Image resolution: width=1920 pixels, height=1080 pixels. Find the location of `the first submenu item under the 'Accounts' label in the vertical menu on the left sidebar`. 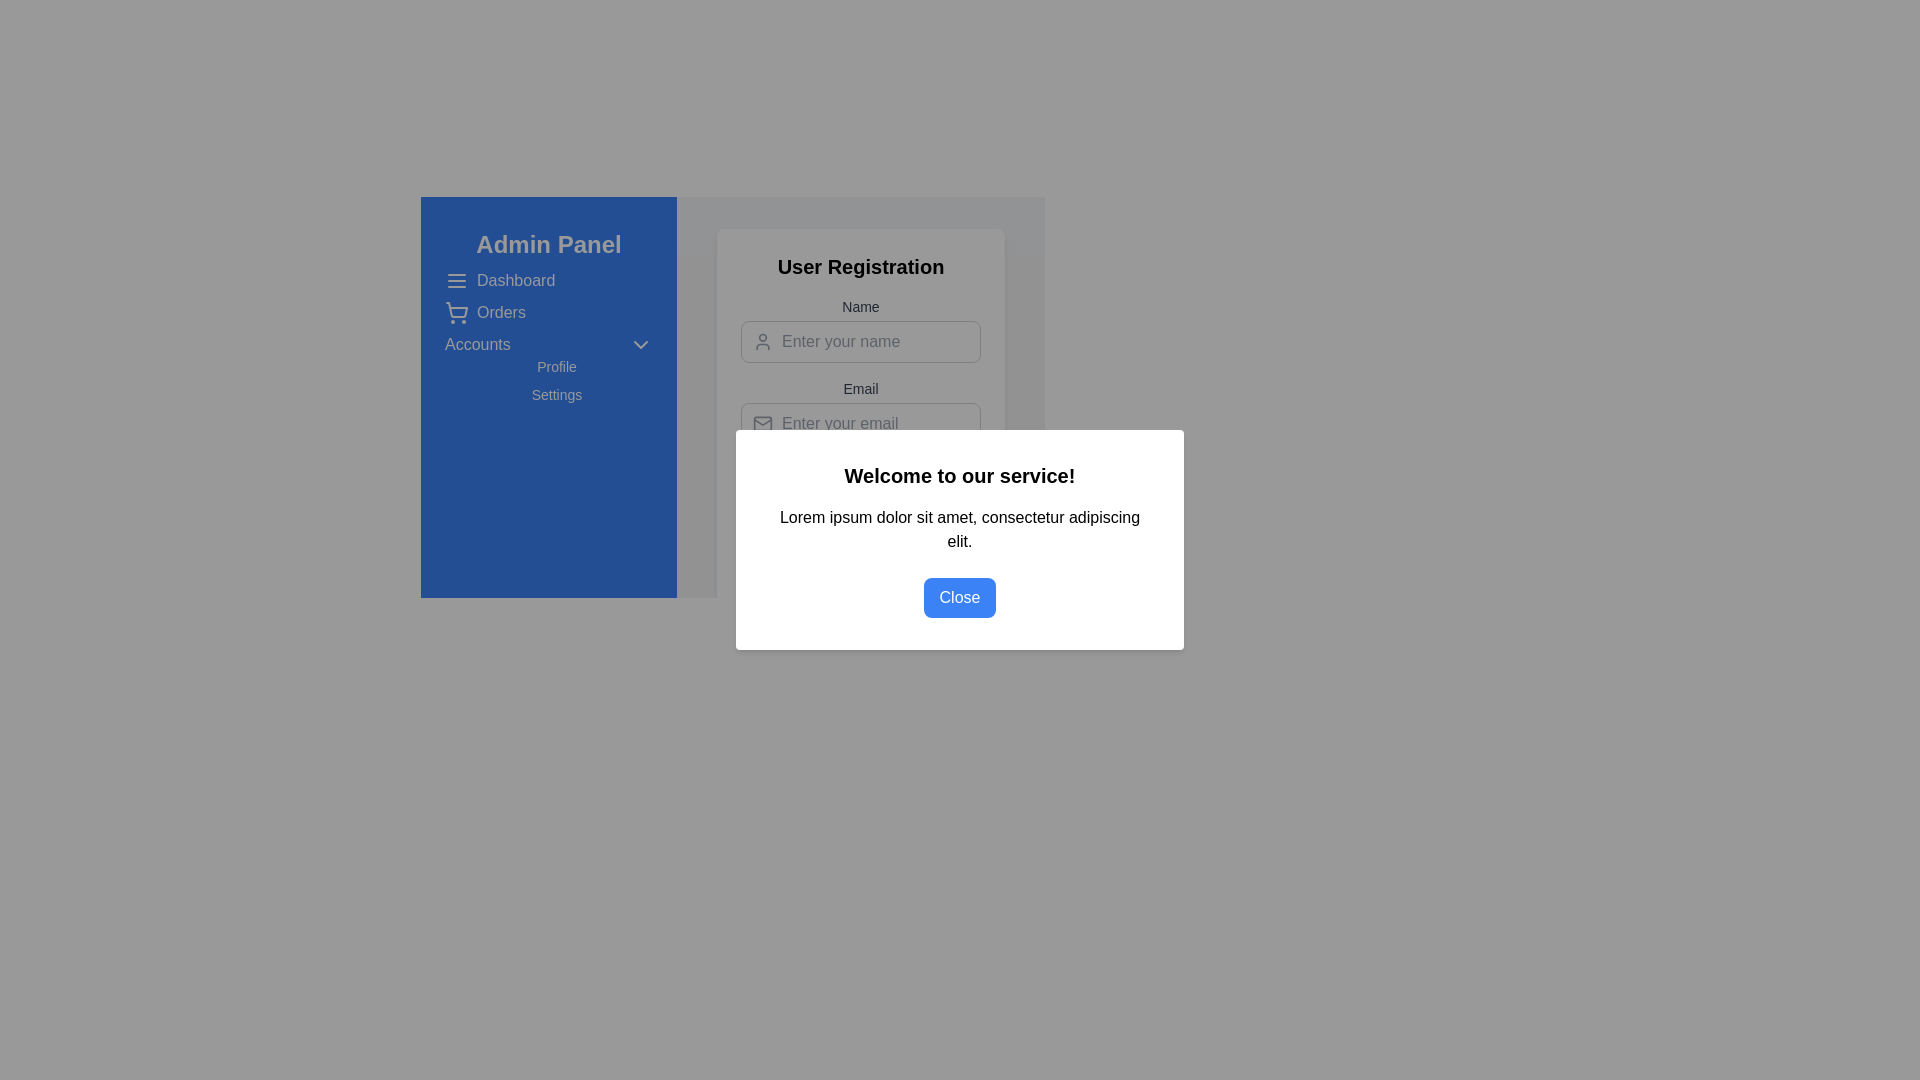

the first submenu item under the 'Accounts' label in the vertical menu on the left sidebar is located at coordinates (556, 366).